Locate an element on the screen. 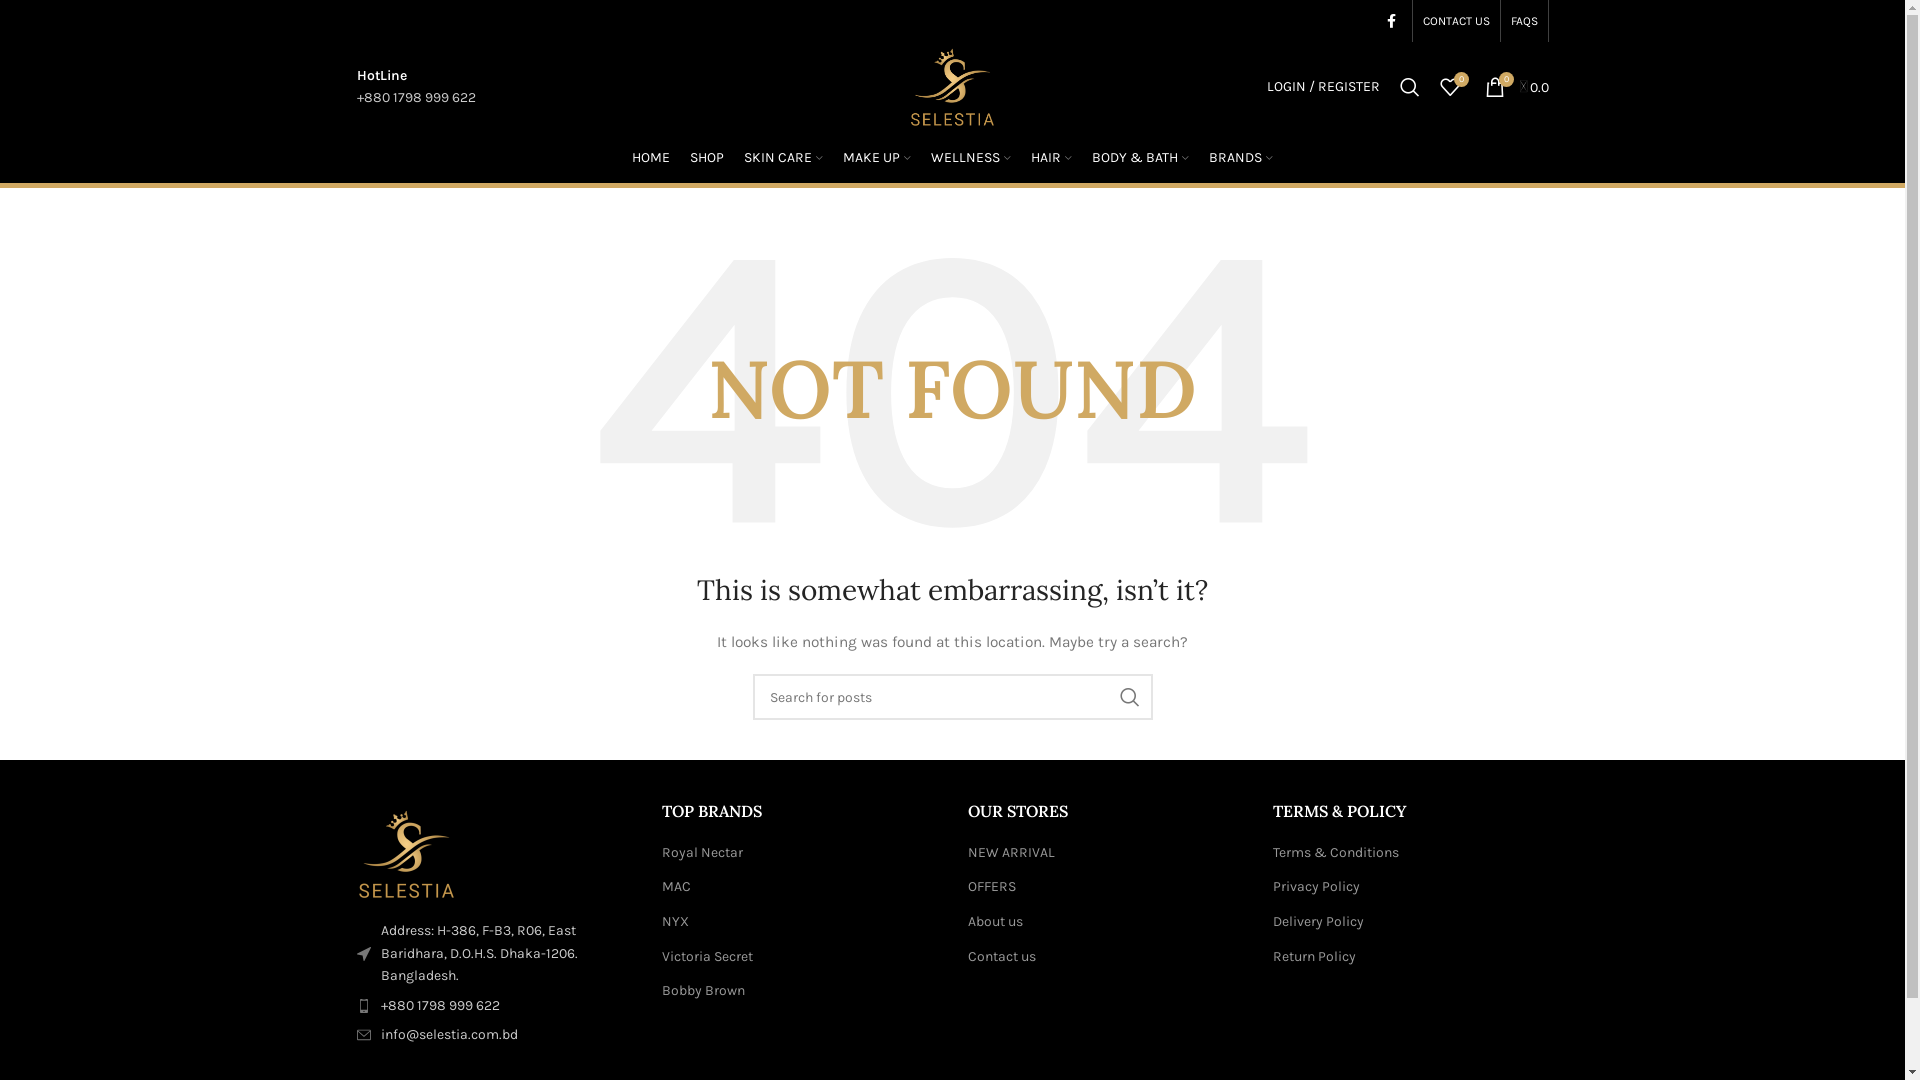  'FAQS' is located at coordinates (1522, 20).